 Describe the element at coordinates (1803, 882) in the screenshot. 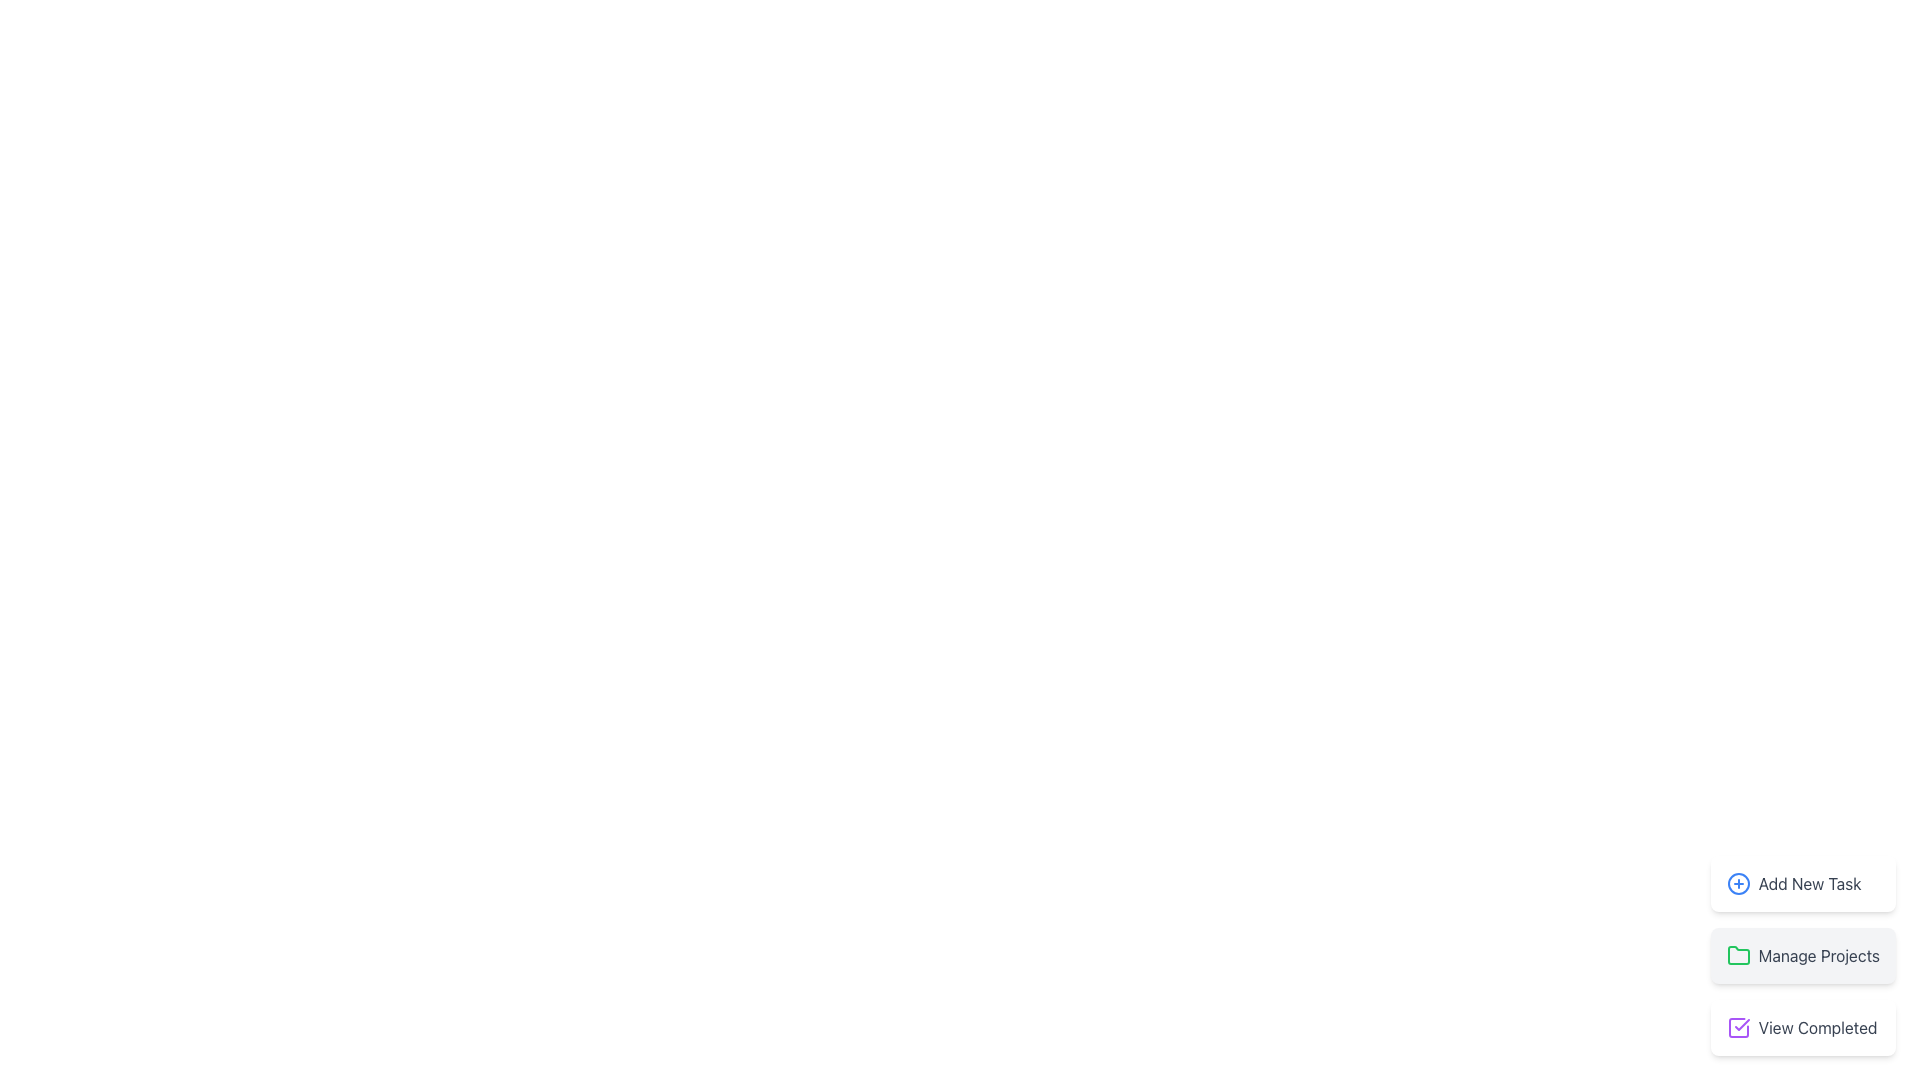

I see `the button located near the bottom-right corner that serves as a trigger for adding a new task` at that location.